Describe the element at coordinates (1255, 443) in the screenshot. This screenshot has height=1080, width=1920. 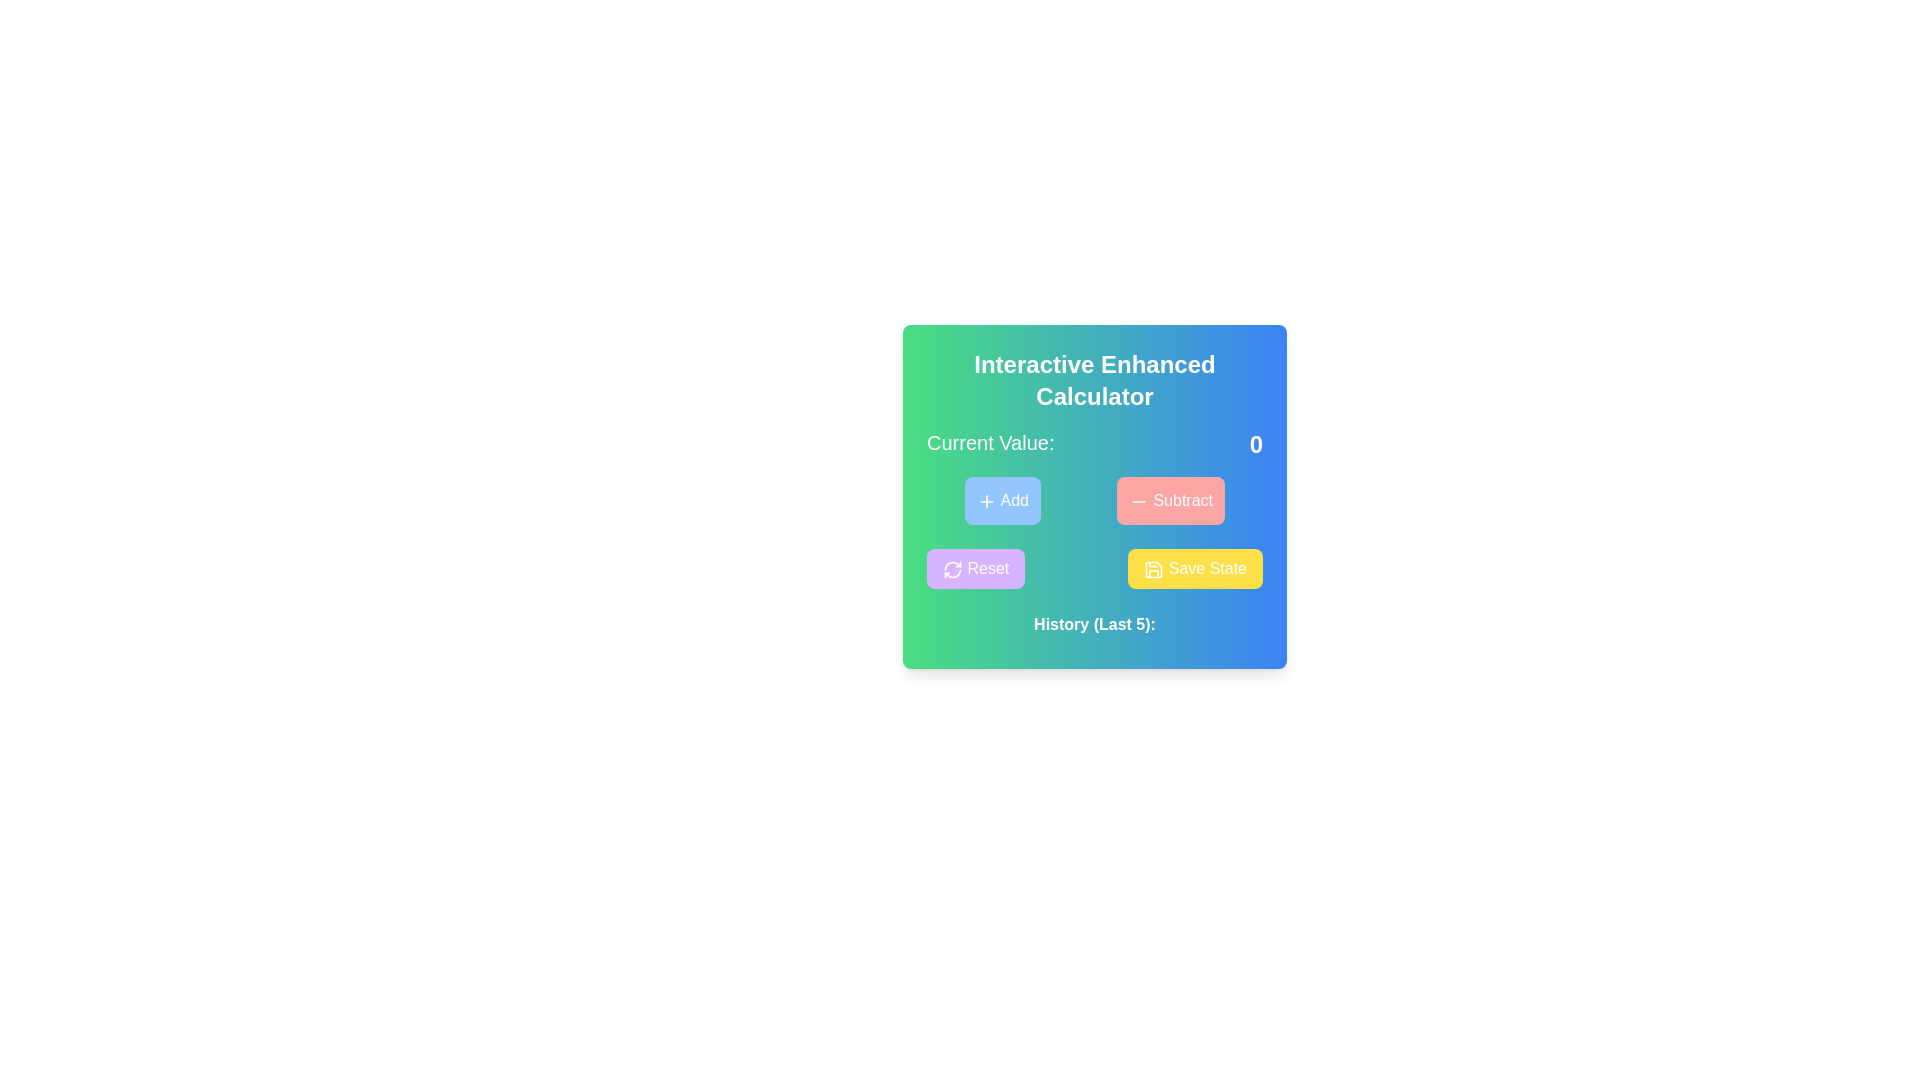
I see `the bold, larger-sized white text displaying the numeral '0' on a blue background, which is positioned centrally to the right of 'Current Value:'` at that location.